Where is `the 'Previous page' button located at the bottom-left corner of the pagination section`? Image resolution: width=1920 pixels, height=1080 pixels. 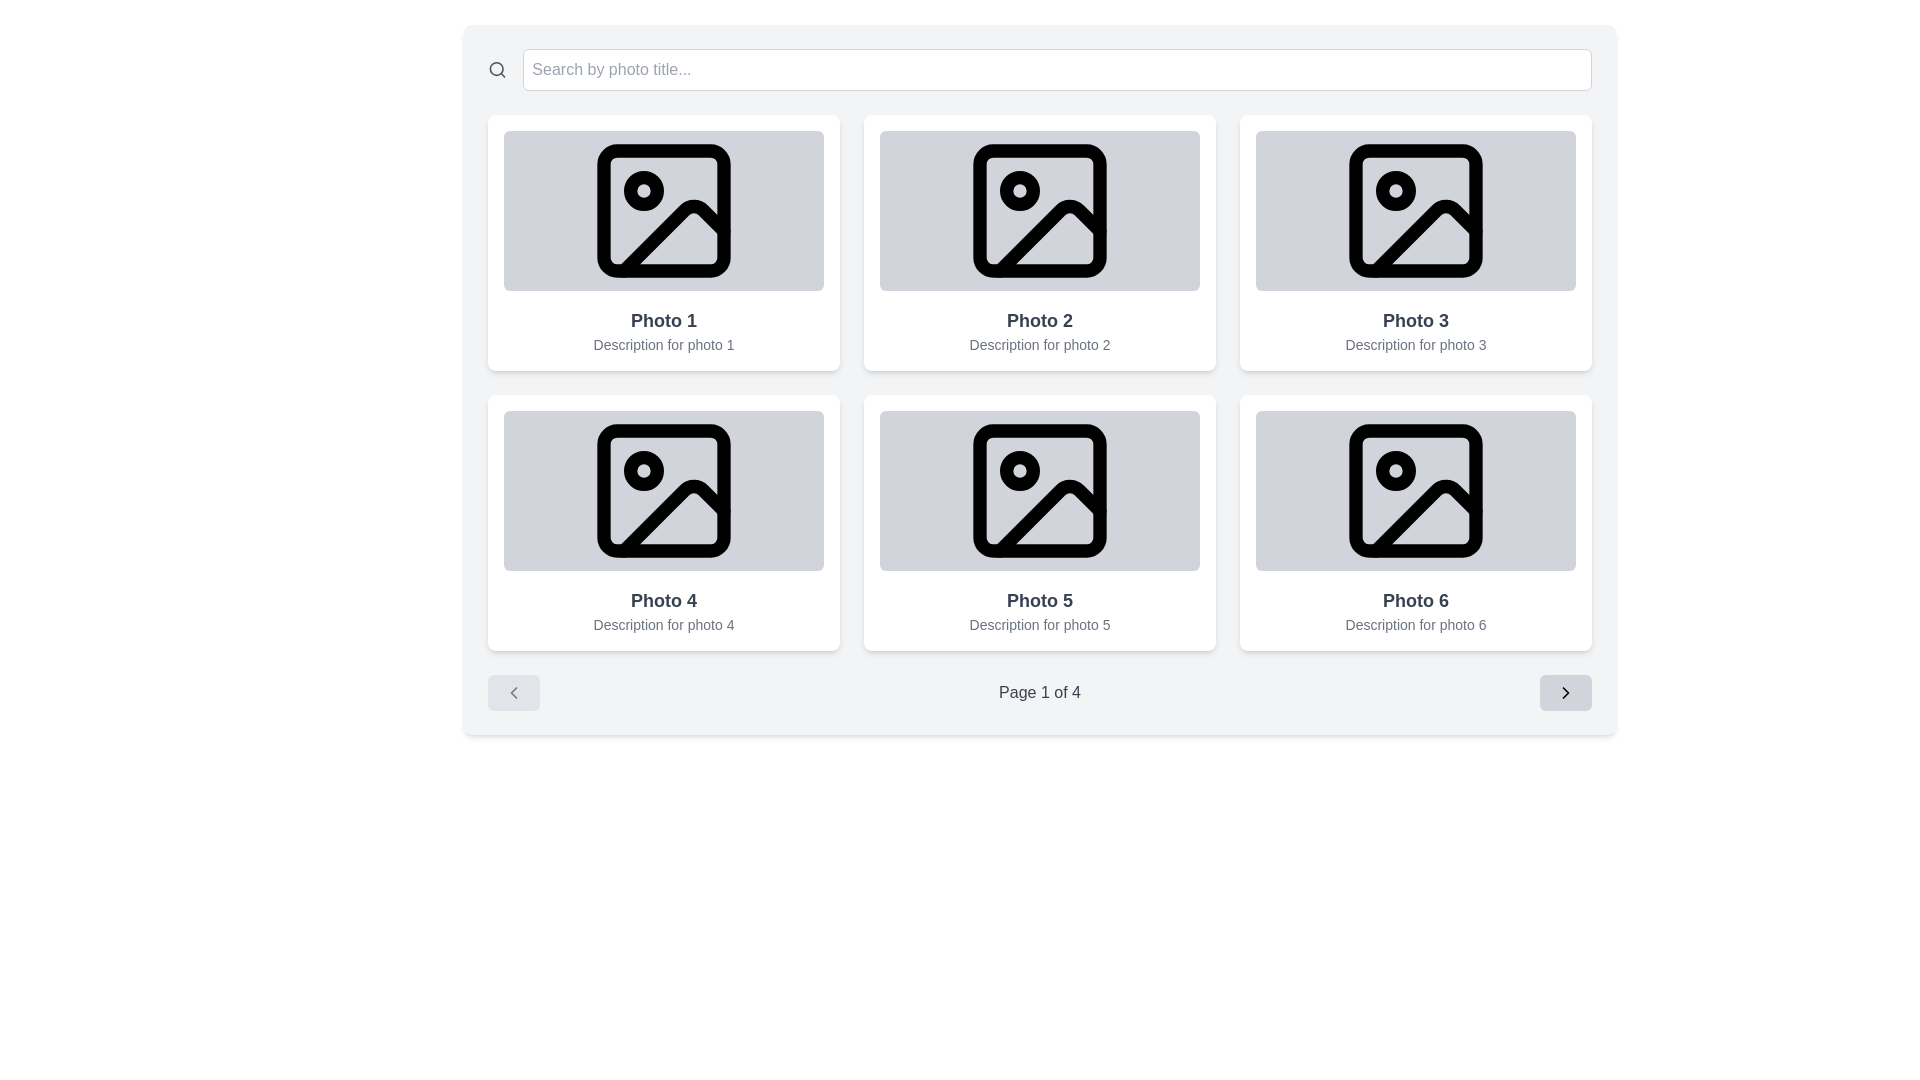
the 'Previous page' button located at the bottom-left corner of the pagination section is located at coordinates (513, 692).